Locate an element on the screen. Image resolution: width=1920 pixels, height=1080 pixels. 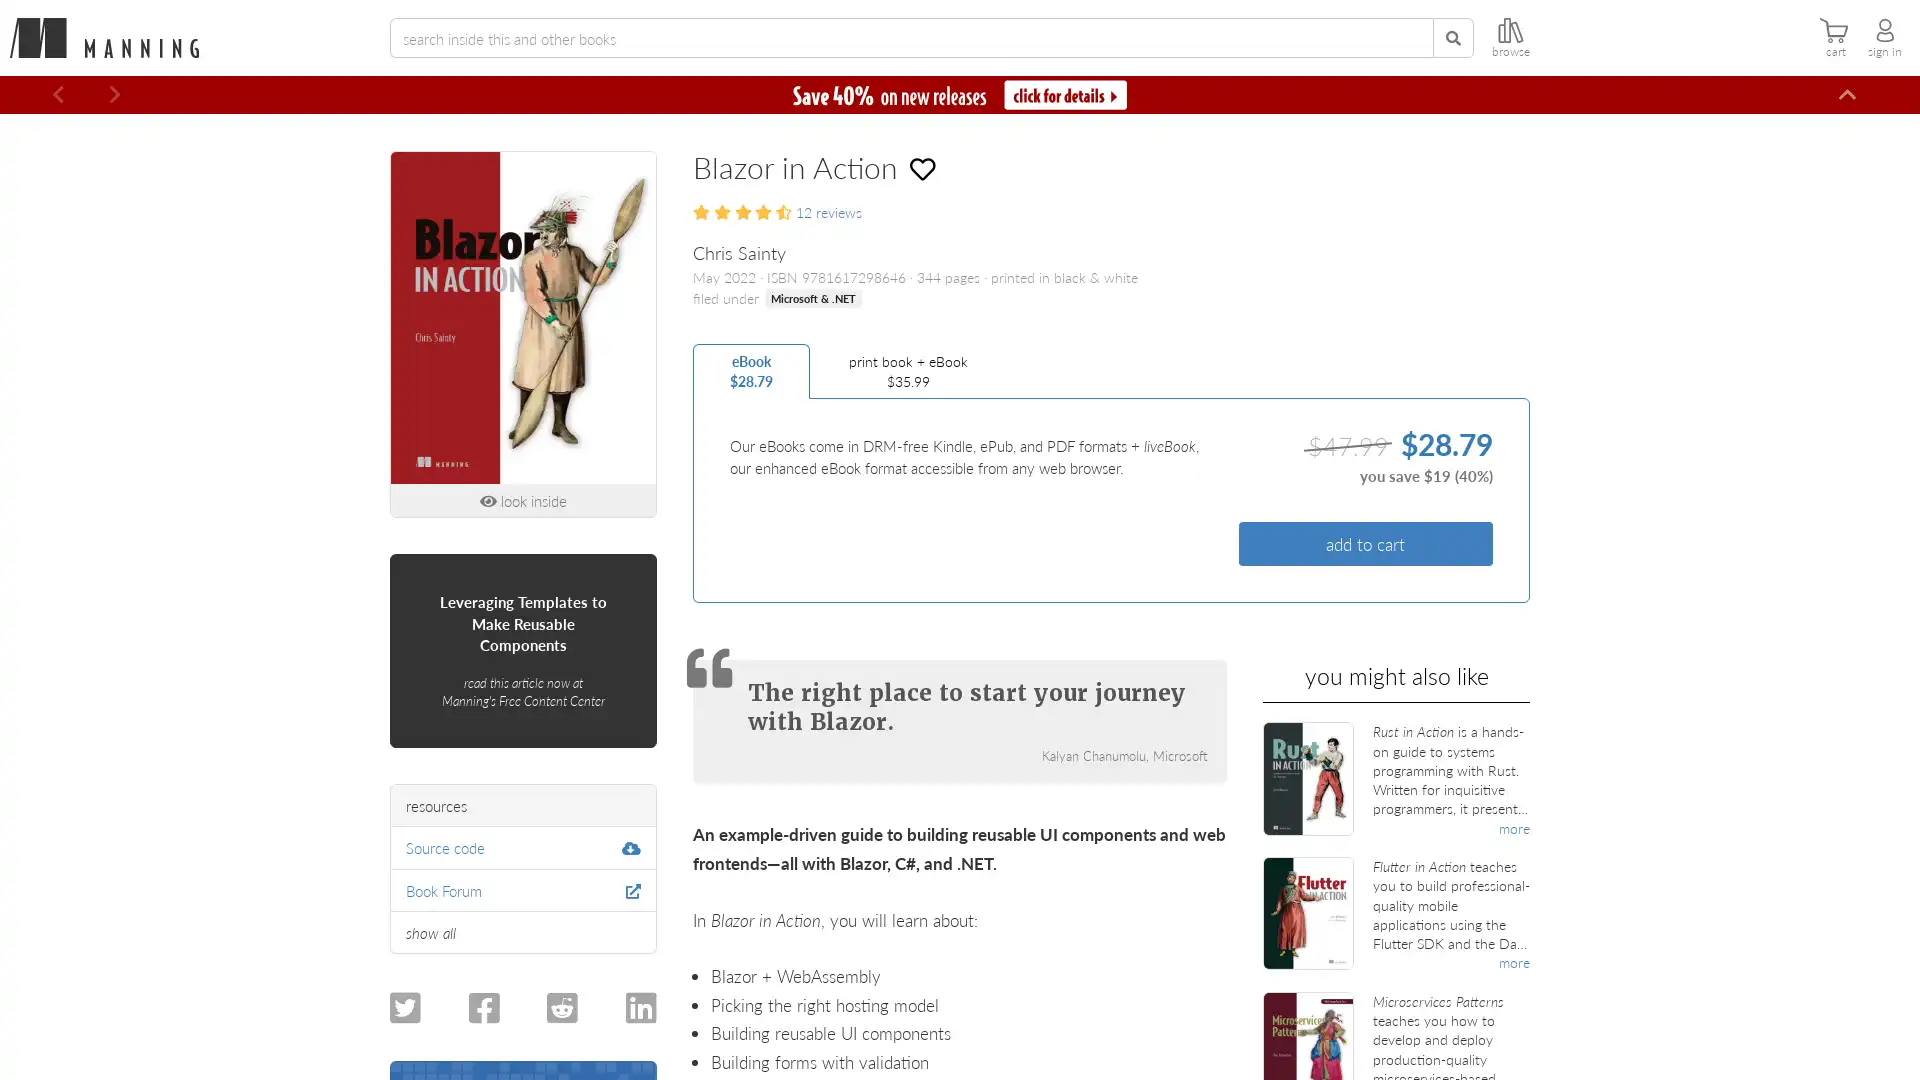
Next is located at coordinates (114, 95).